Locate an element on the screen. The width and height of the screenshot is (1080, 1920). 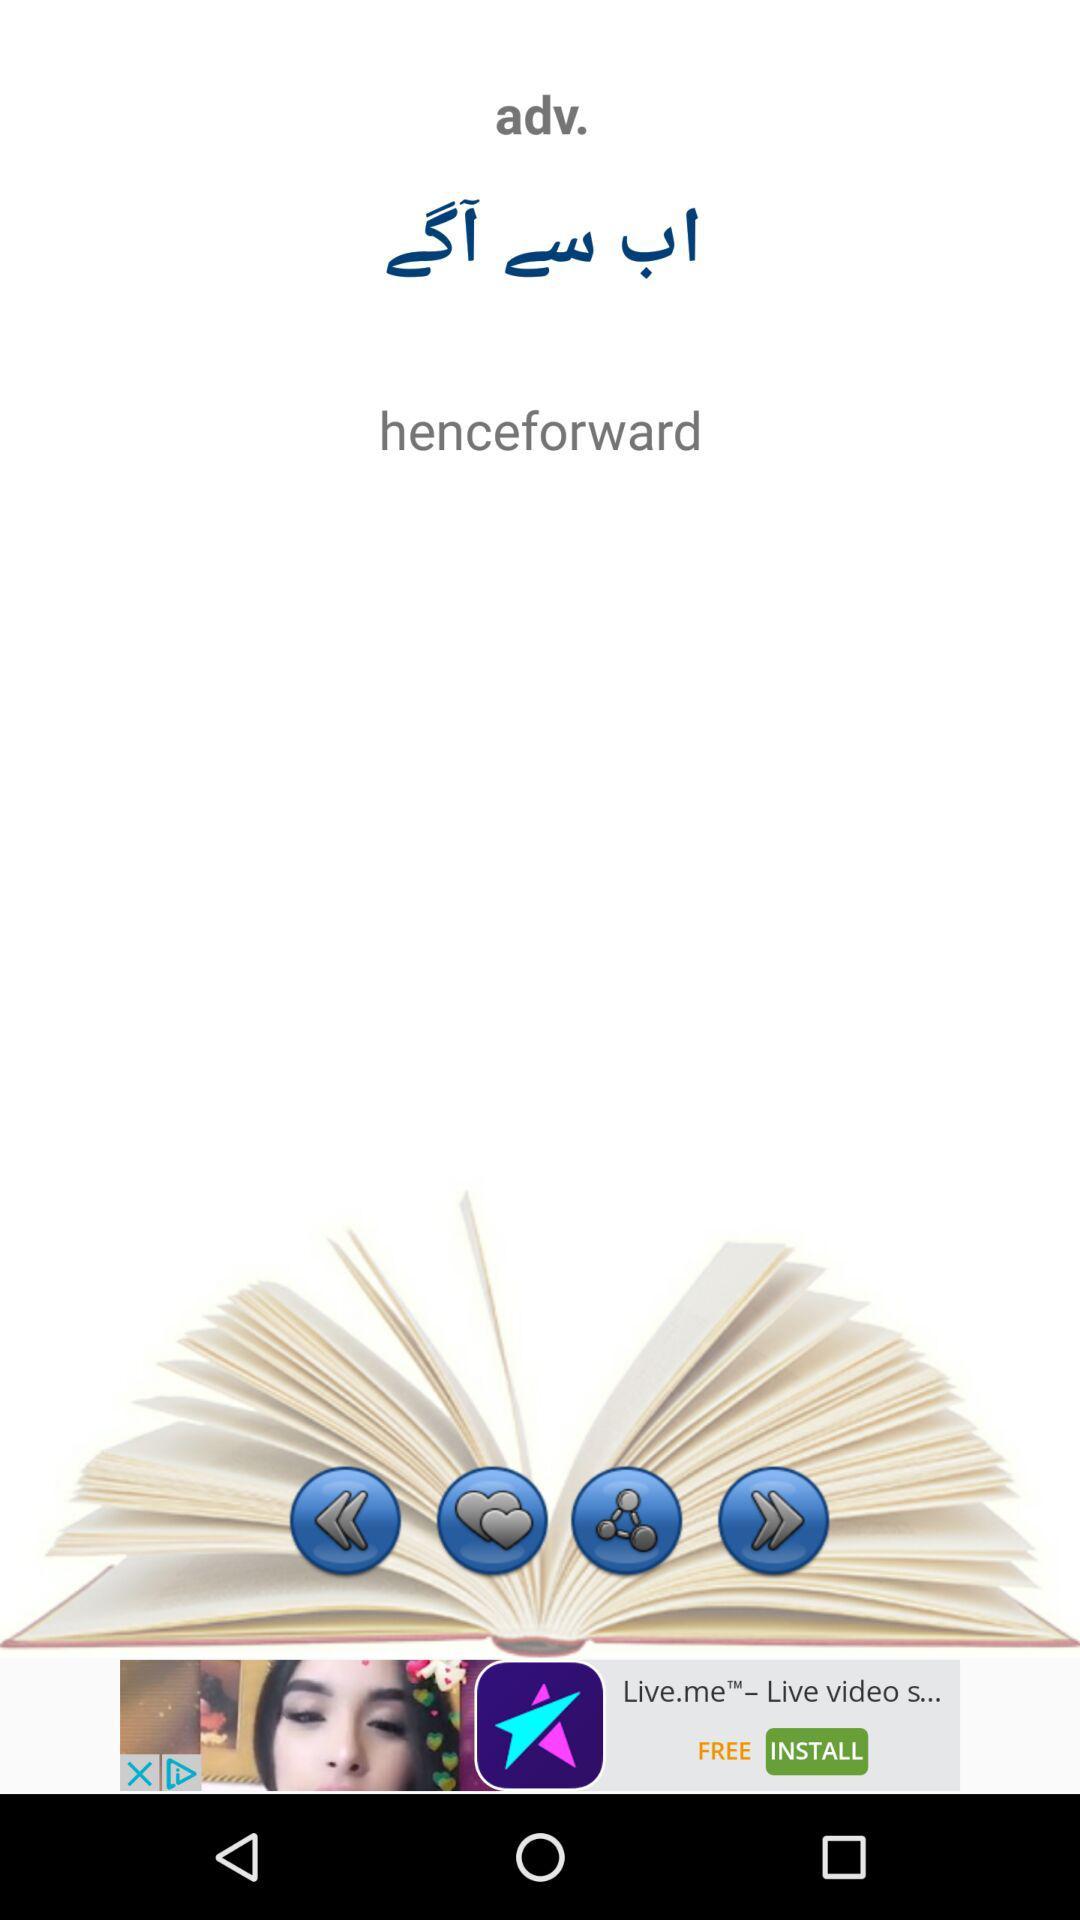
to favourites is located at coordinates (492, 1522).